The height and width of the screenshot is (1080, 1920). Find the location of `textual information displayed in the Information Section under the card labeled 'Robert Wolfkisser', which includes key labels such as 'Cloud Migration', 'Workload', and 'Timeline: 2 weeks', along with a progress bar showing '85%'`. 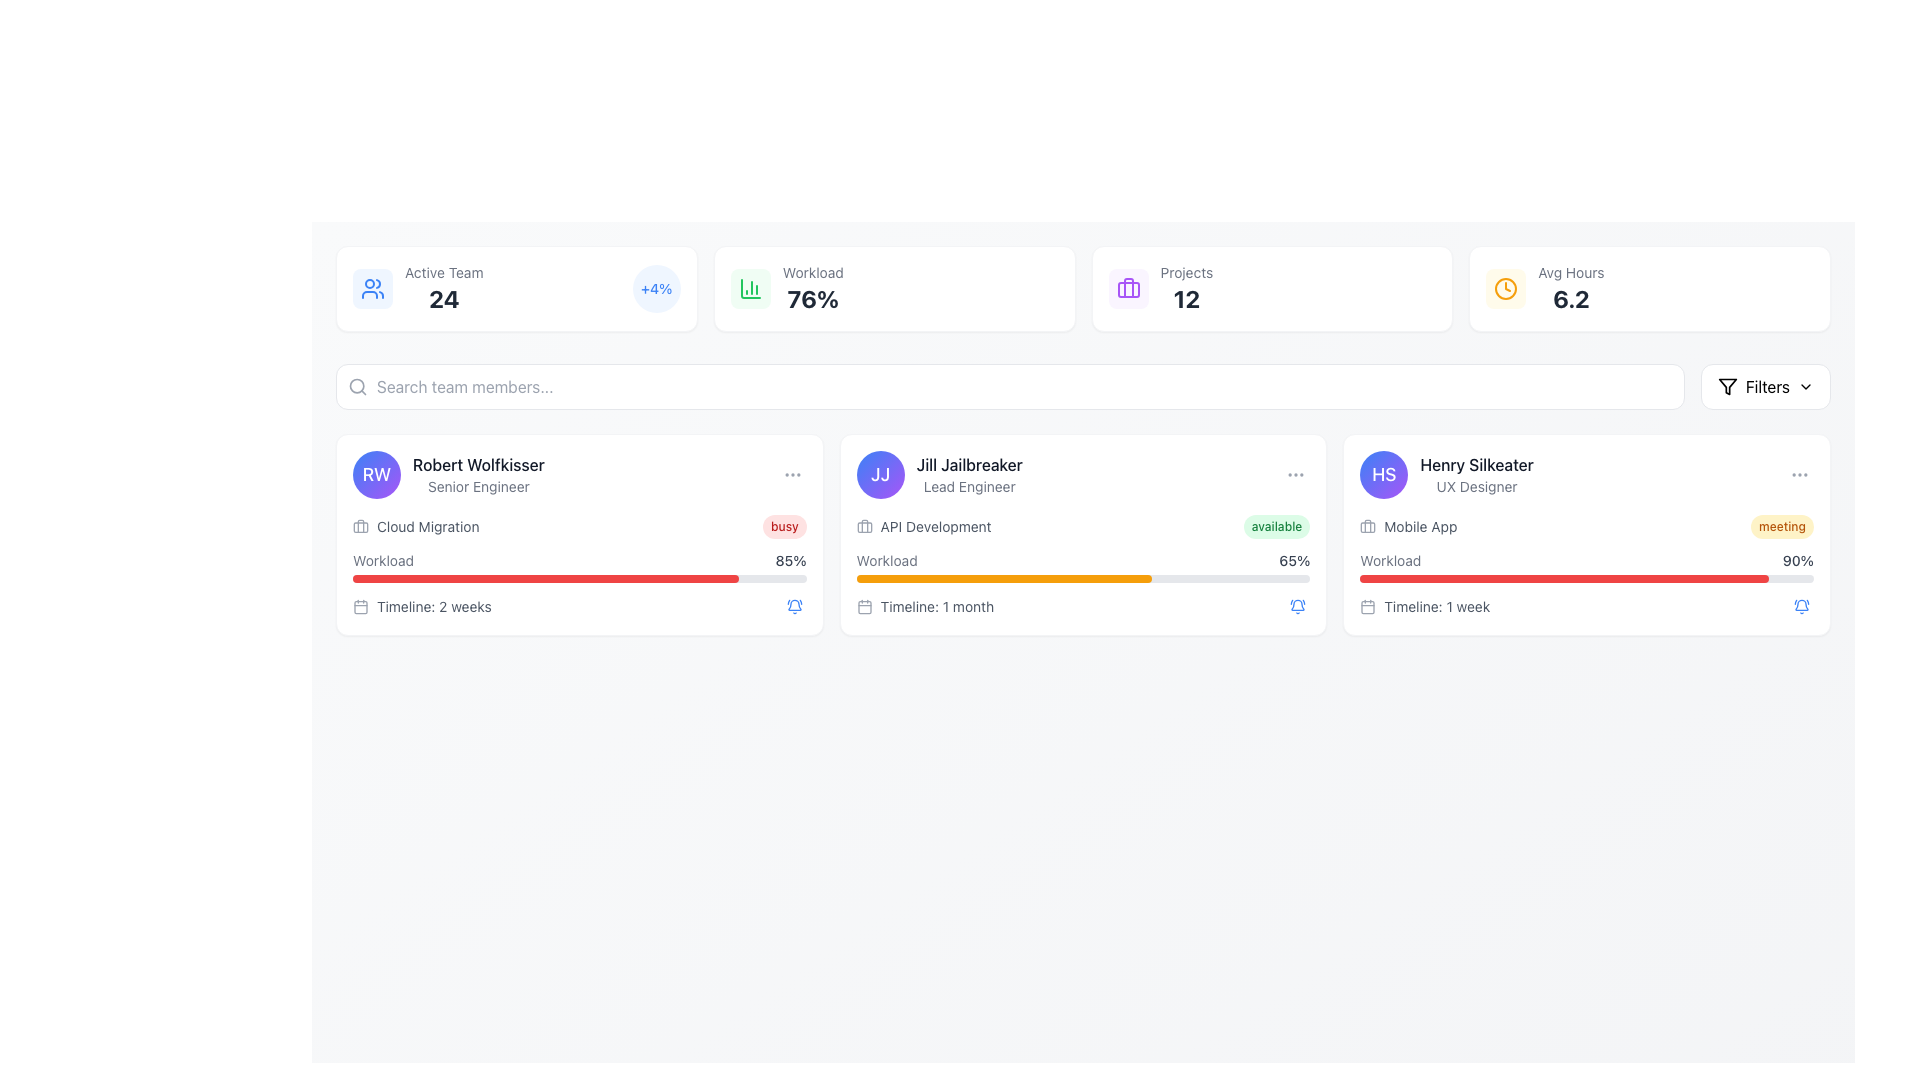

textual information displayed in the Information Section under the card labeled 'Robert Wolfkisser', which includes key labels such as 'Cloud Migration', 'Workload', and 'Timeline: 2 weeks', along with a progress bar showing '85%' is located at coordinates (578, 567).